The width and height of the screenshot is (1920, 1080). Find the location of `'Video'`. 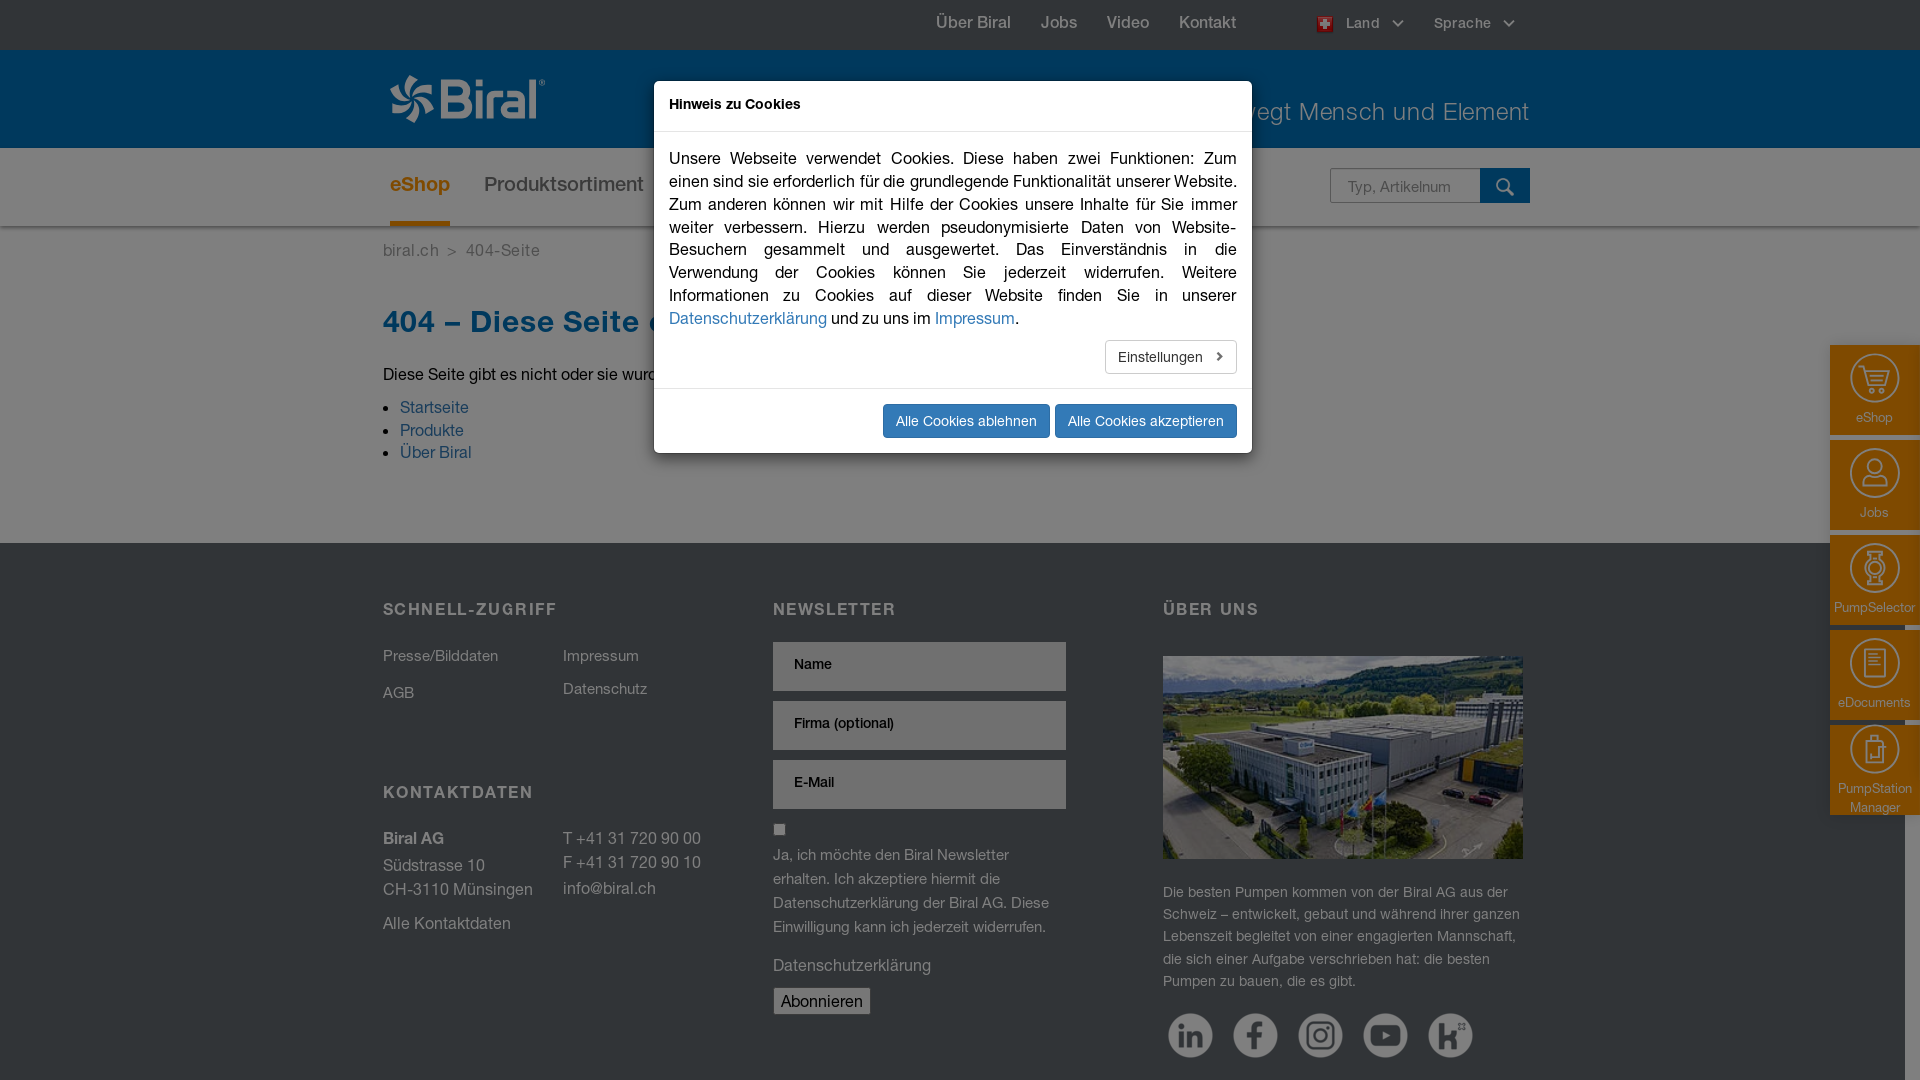

'Video' is located at coordinates (1128, 24).